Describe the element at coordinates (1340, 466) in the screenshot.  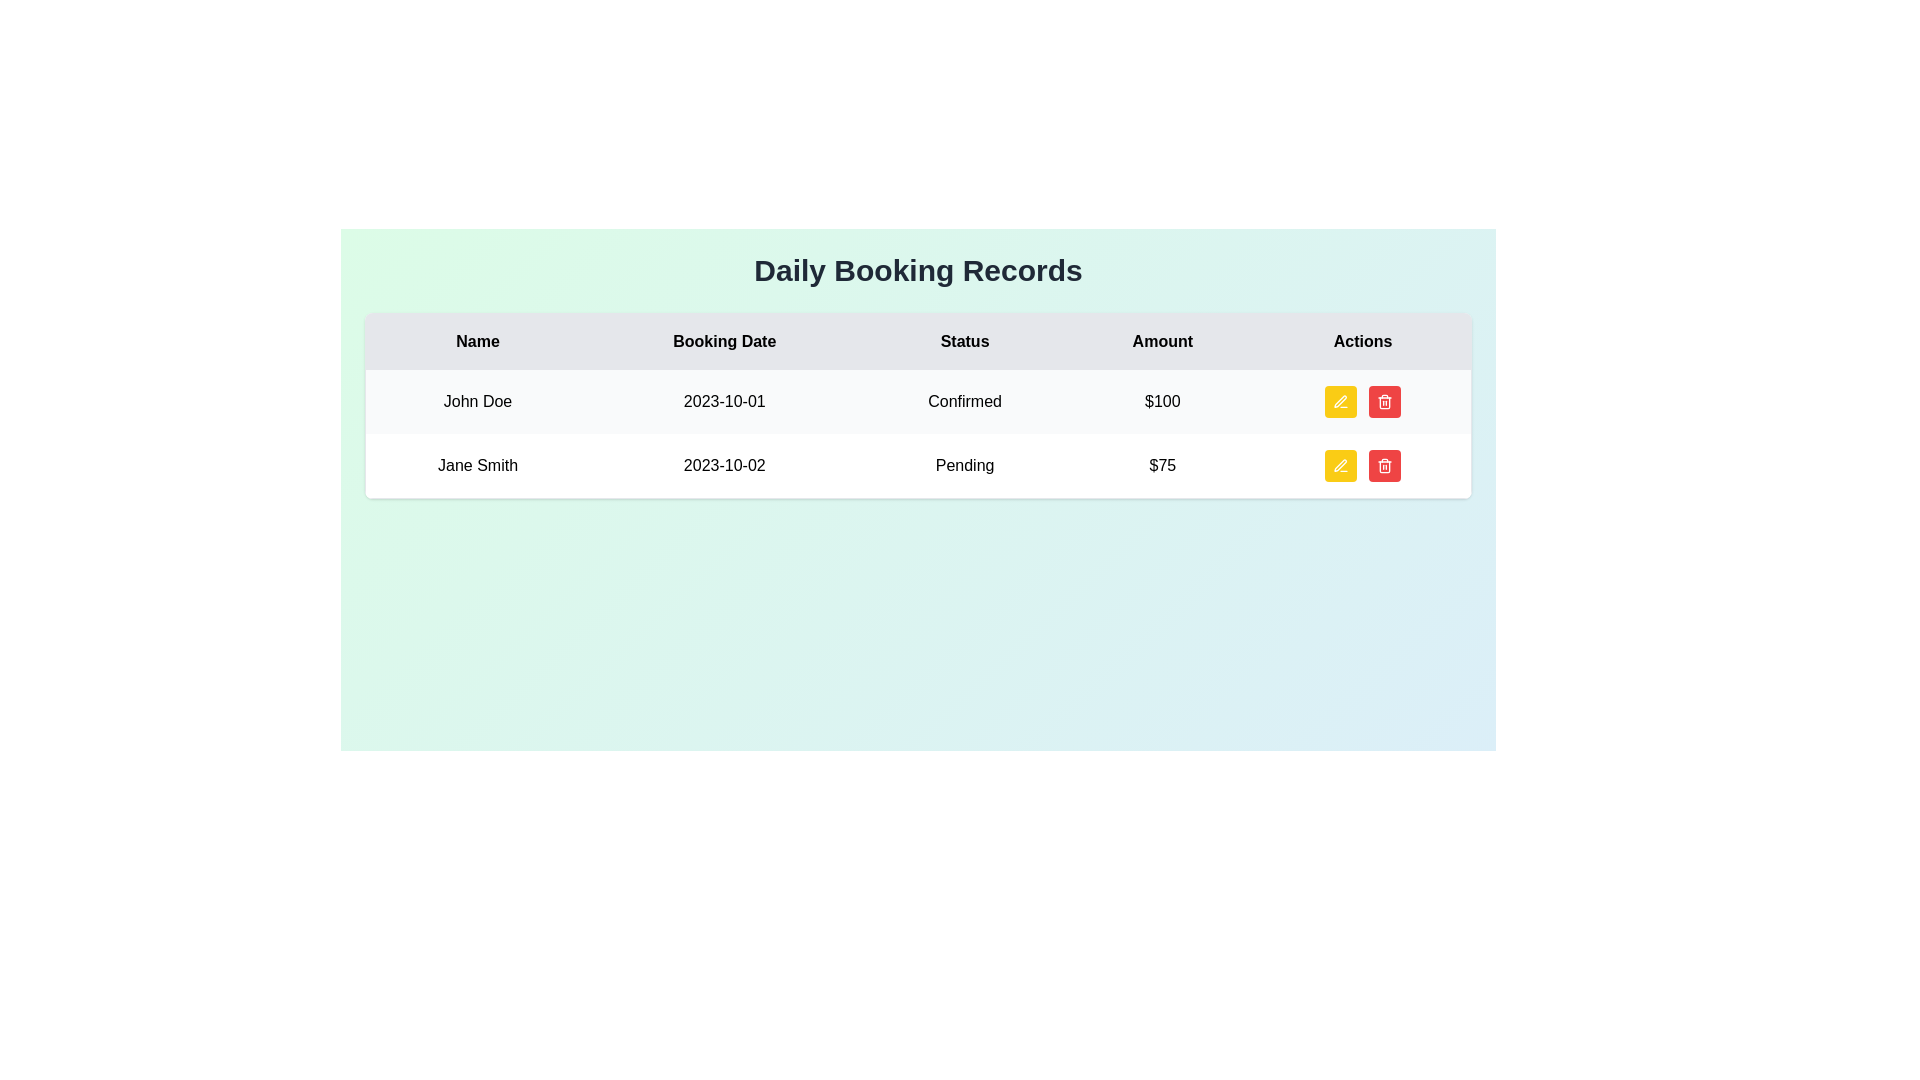
I see `the edit icon button located in the 'Actions' column of the second row for 'Jane Smith'` at that location.